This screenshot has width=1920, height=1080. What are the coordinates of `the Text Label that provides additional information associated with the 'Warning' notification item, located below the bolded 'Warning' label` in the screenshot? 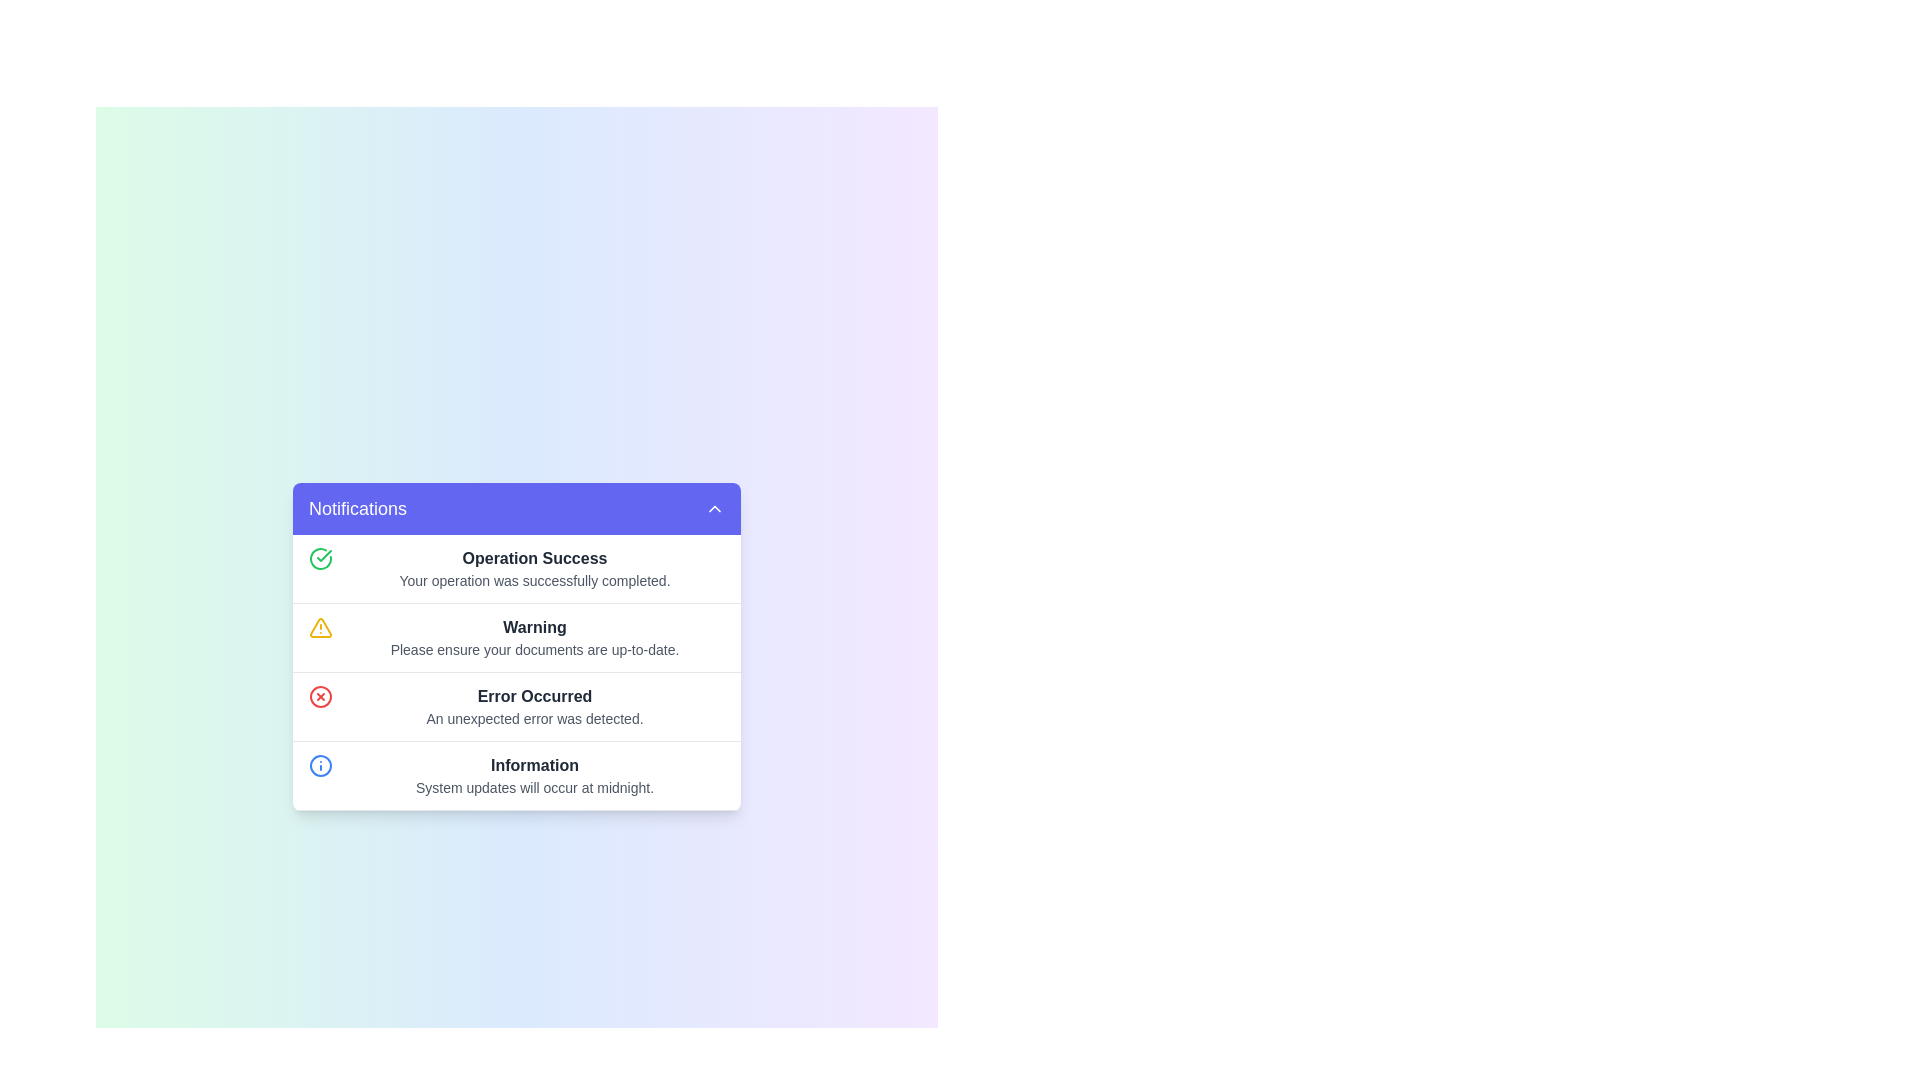 It's located at (534, 650).